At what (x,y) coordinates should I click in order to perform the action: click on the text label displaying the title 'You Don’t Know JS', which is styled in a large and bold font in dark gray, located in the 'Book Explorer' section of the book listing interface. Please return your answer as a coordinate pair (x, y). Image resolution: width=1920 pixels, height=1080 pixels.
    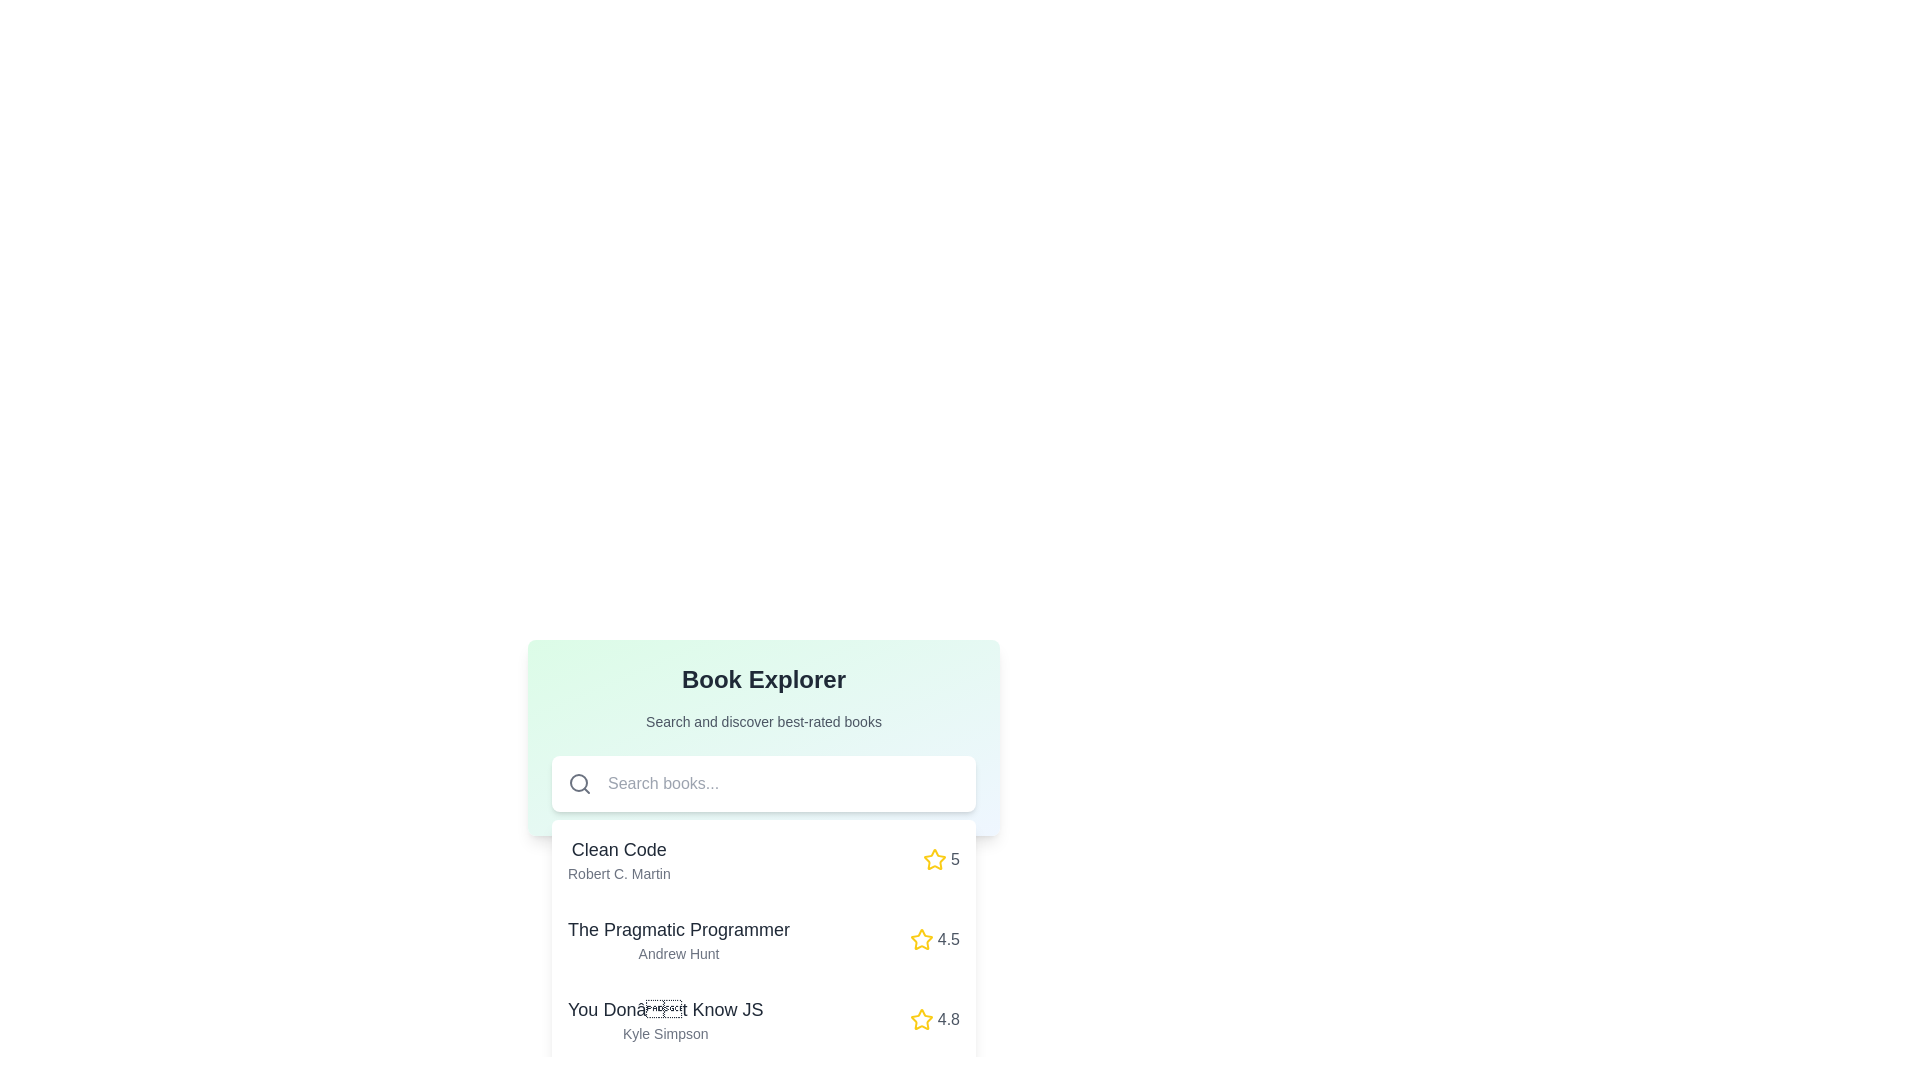
    Looking at the image, I should click on (665, 1010).